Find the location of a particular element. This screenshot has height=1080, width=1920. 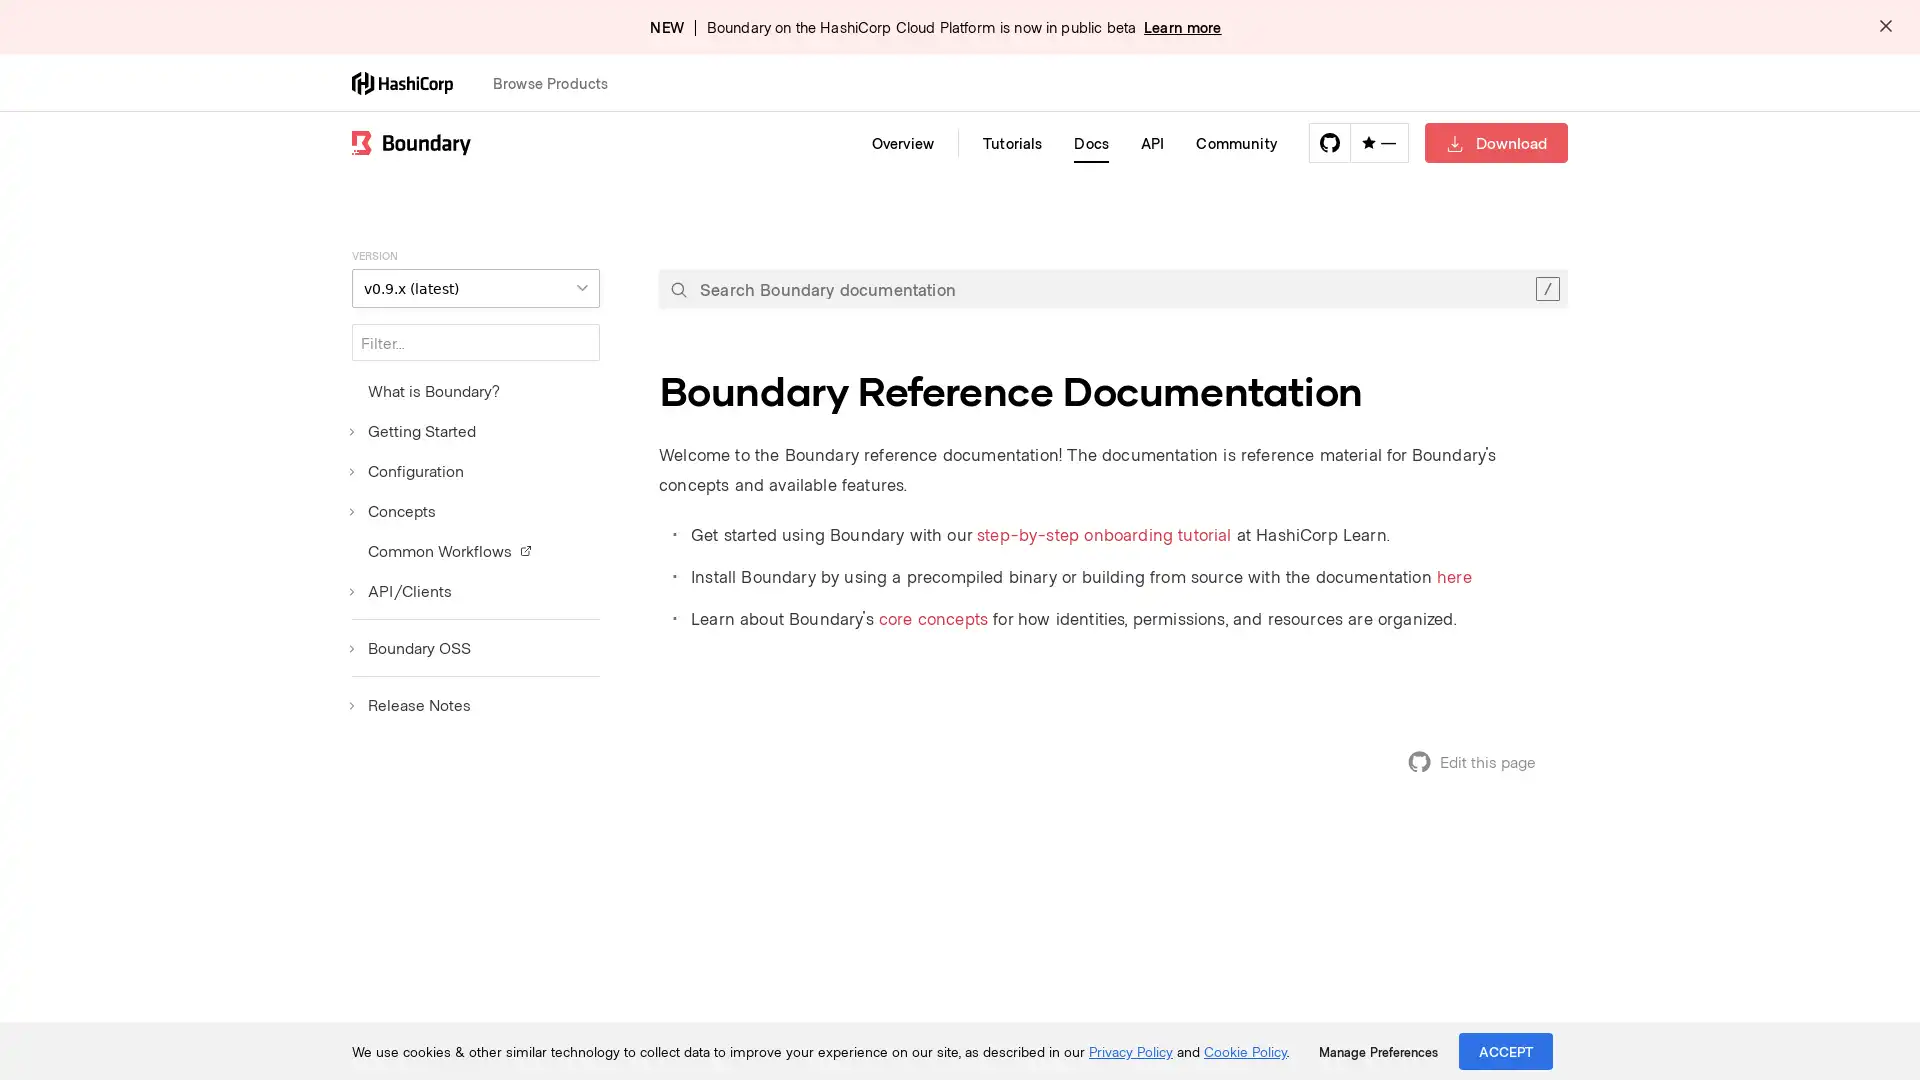

Concepts is located at coordinates (393, 509).